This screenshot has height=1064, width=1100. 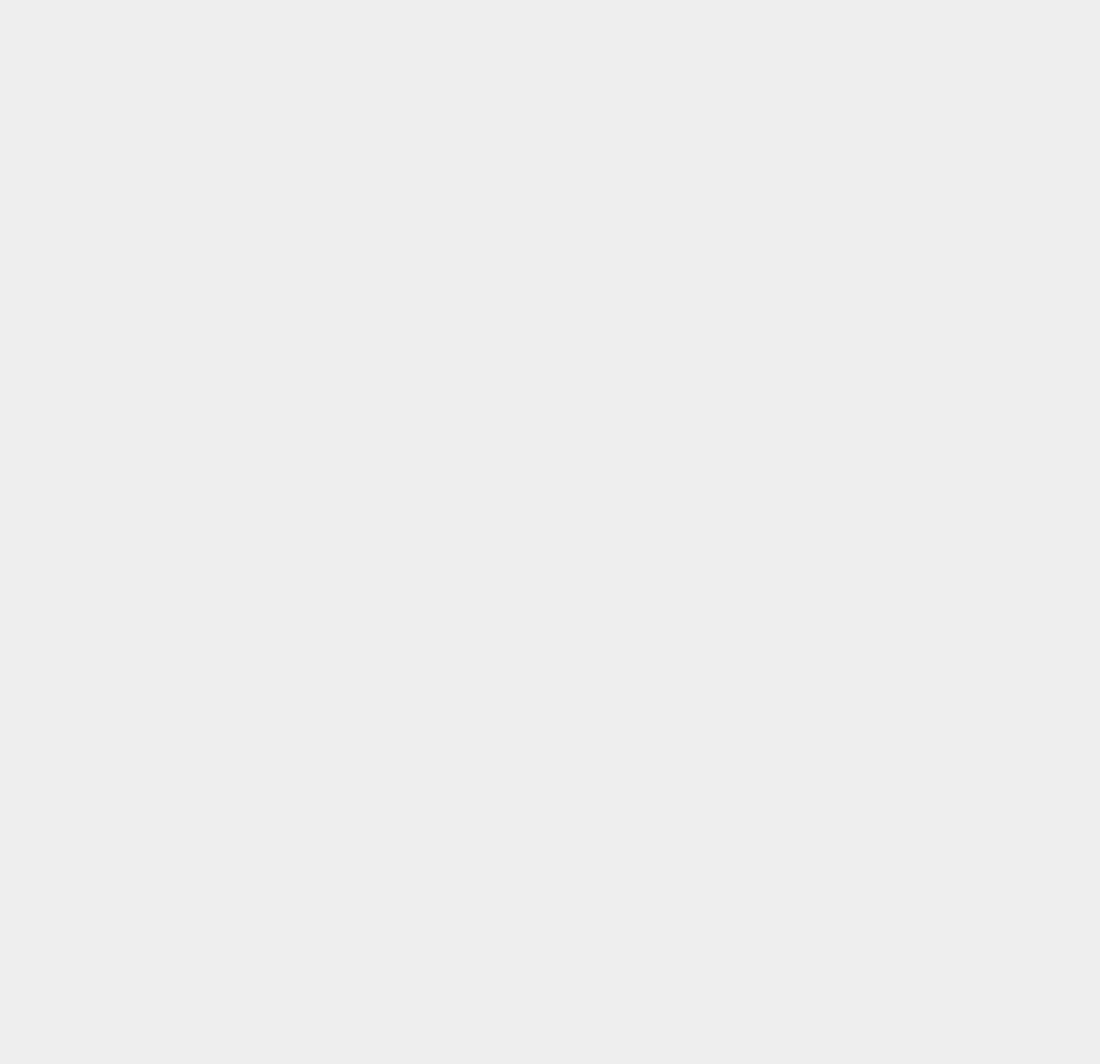 What do you see at coordinates (805, 830) in the screenshot?
I see `'iOS 8.1.3'` at bounding box center [805, 830].